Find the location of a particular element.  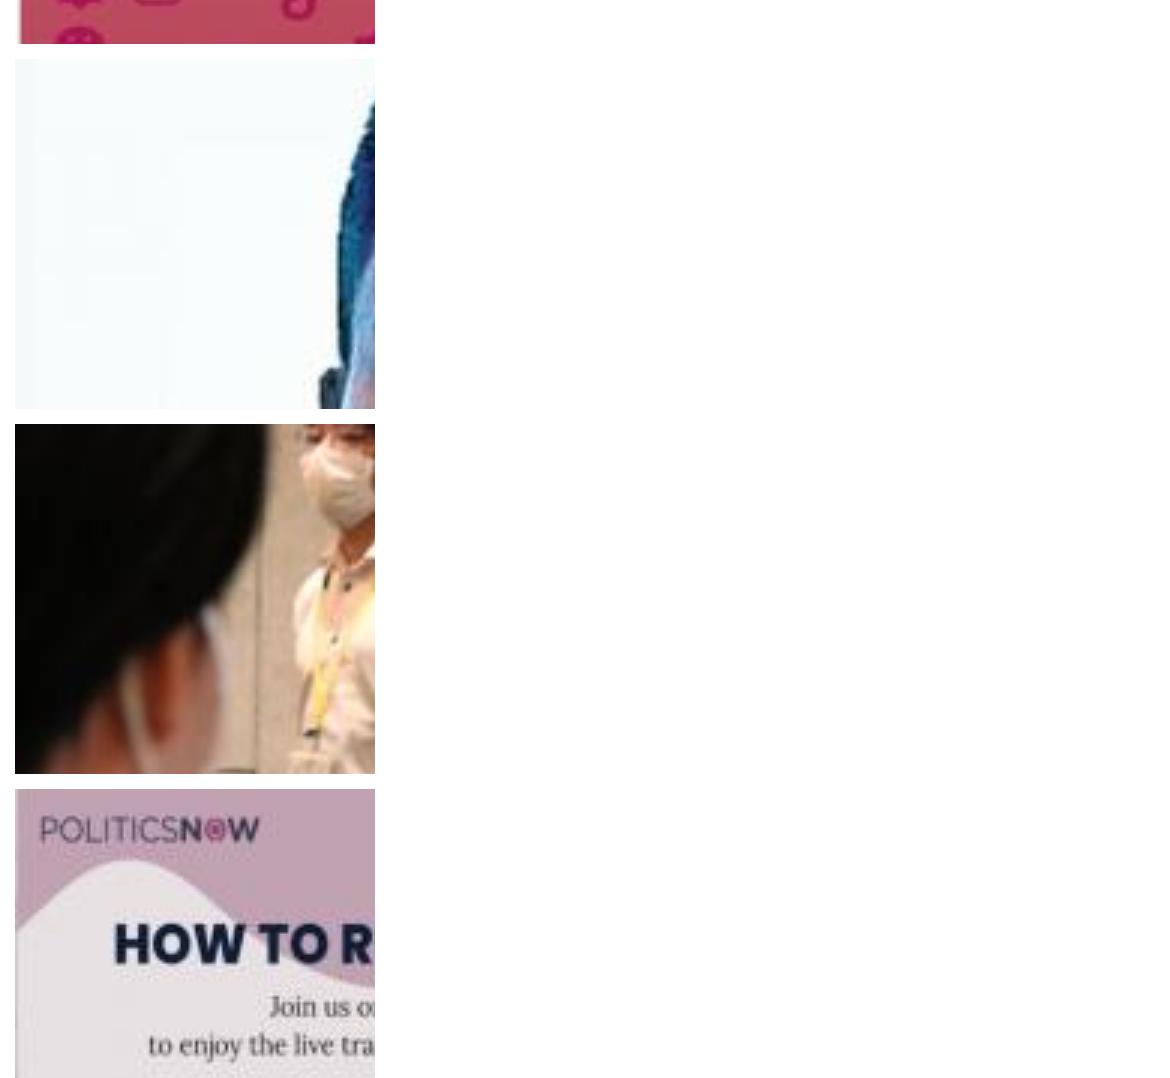

'Raseef22' is located at coordinates (60, 103).